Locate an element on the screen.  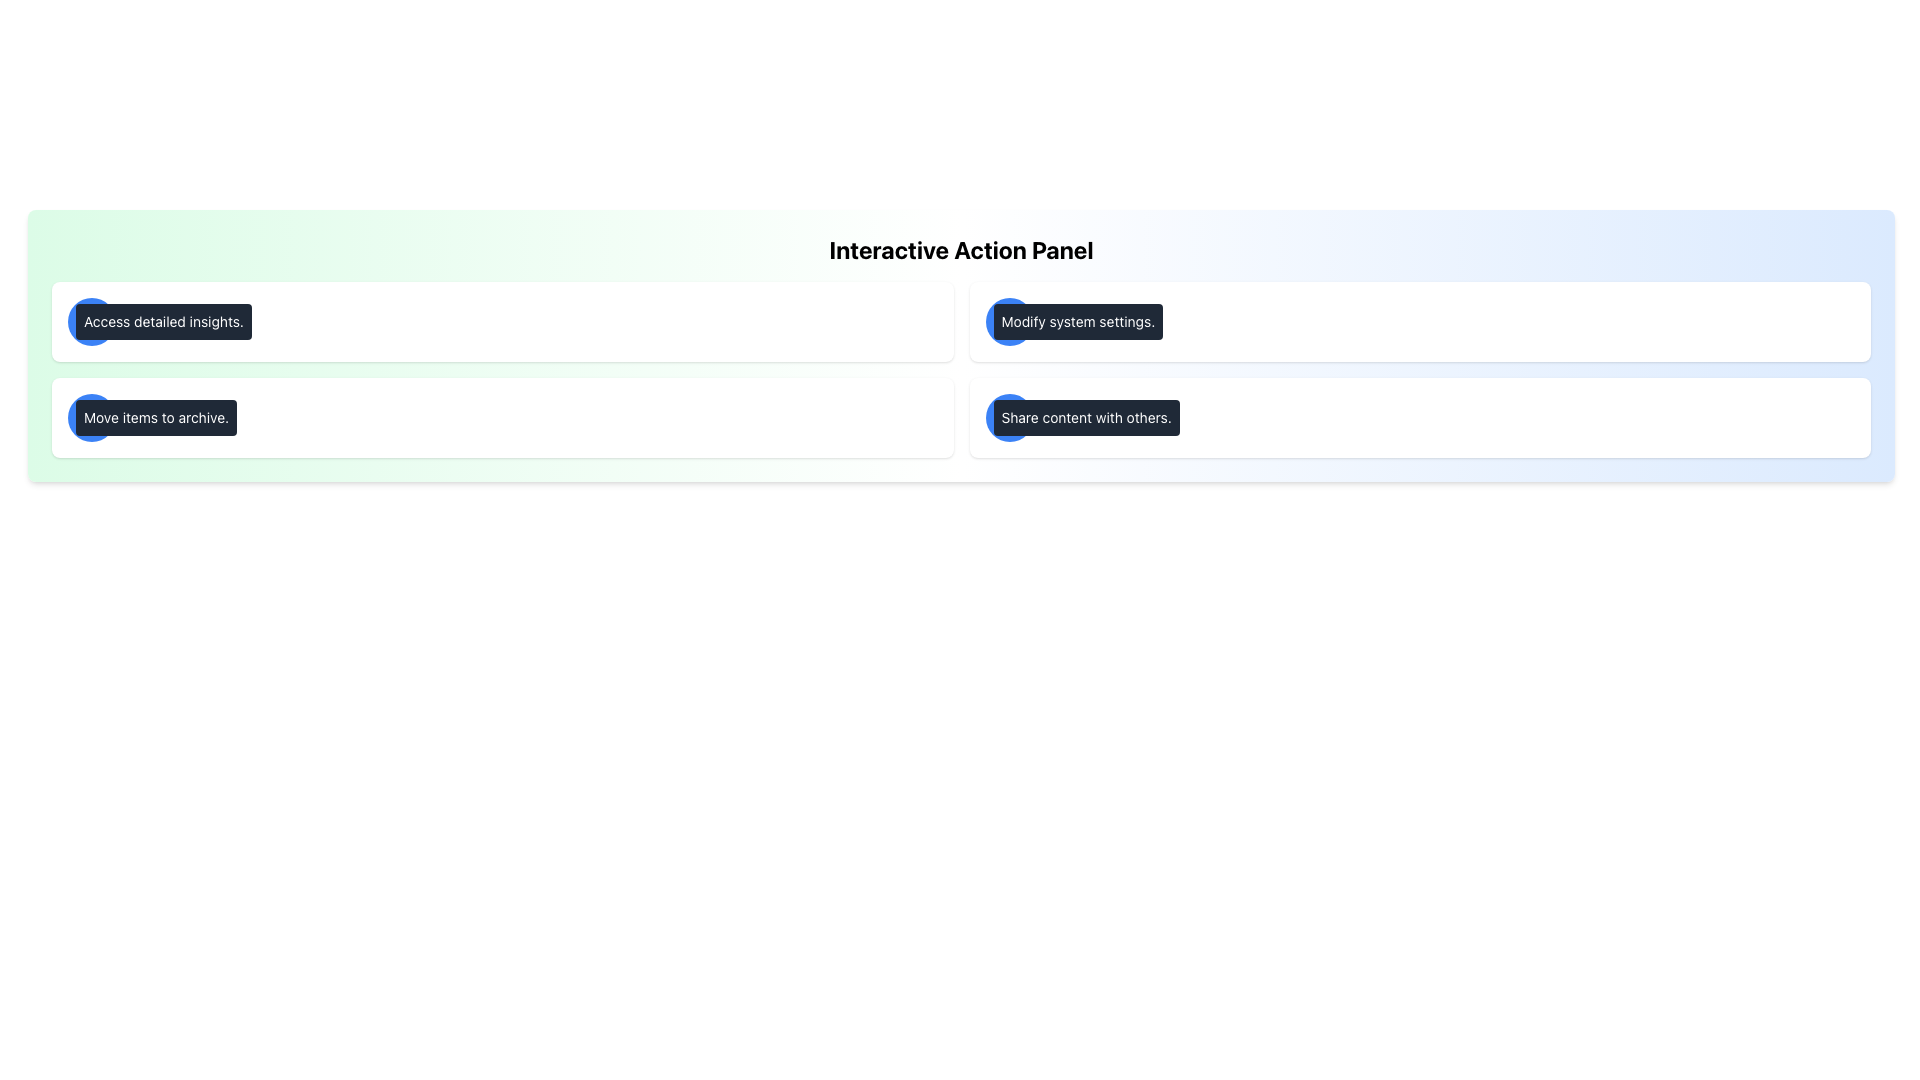
the graphical representation of the gear icon which symbolizes settings or preferences, located in the upper right quadrant of the application interface is located at coordinates (1009, 320).